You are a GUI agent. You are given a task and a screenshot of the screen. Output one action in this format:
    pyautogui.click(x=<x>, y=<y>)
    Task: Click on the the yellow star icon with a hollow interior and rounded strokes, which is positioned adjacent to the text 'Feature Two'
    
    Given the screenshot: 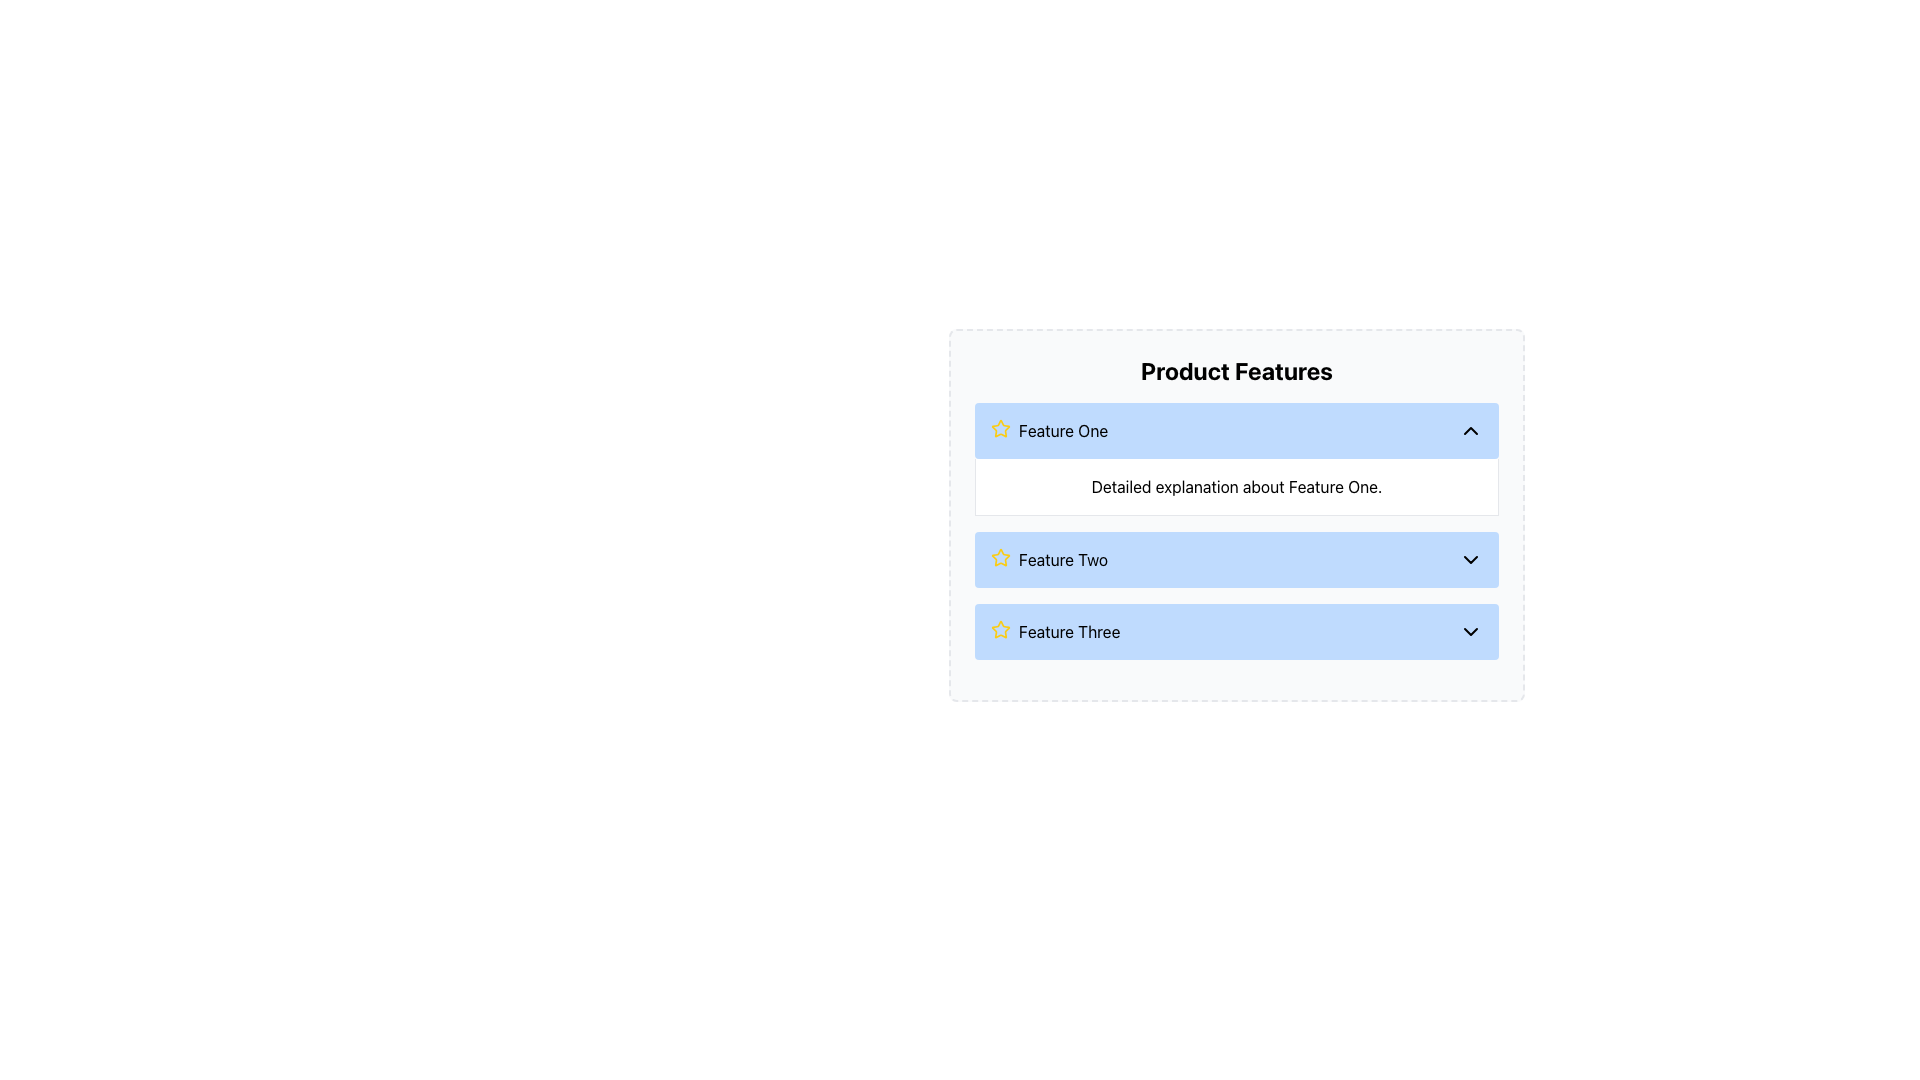 What is the action you would take?
    pyautogui.click(x=1001, y=558)
    